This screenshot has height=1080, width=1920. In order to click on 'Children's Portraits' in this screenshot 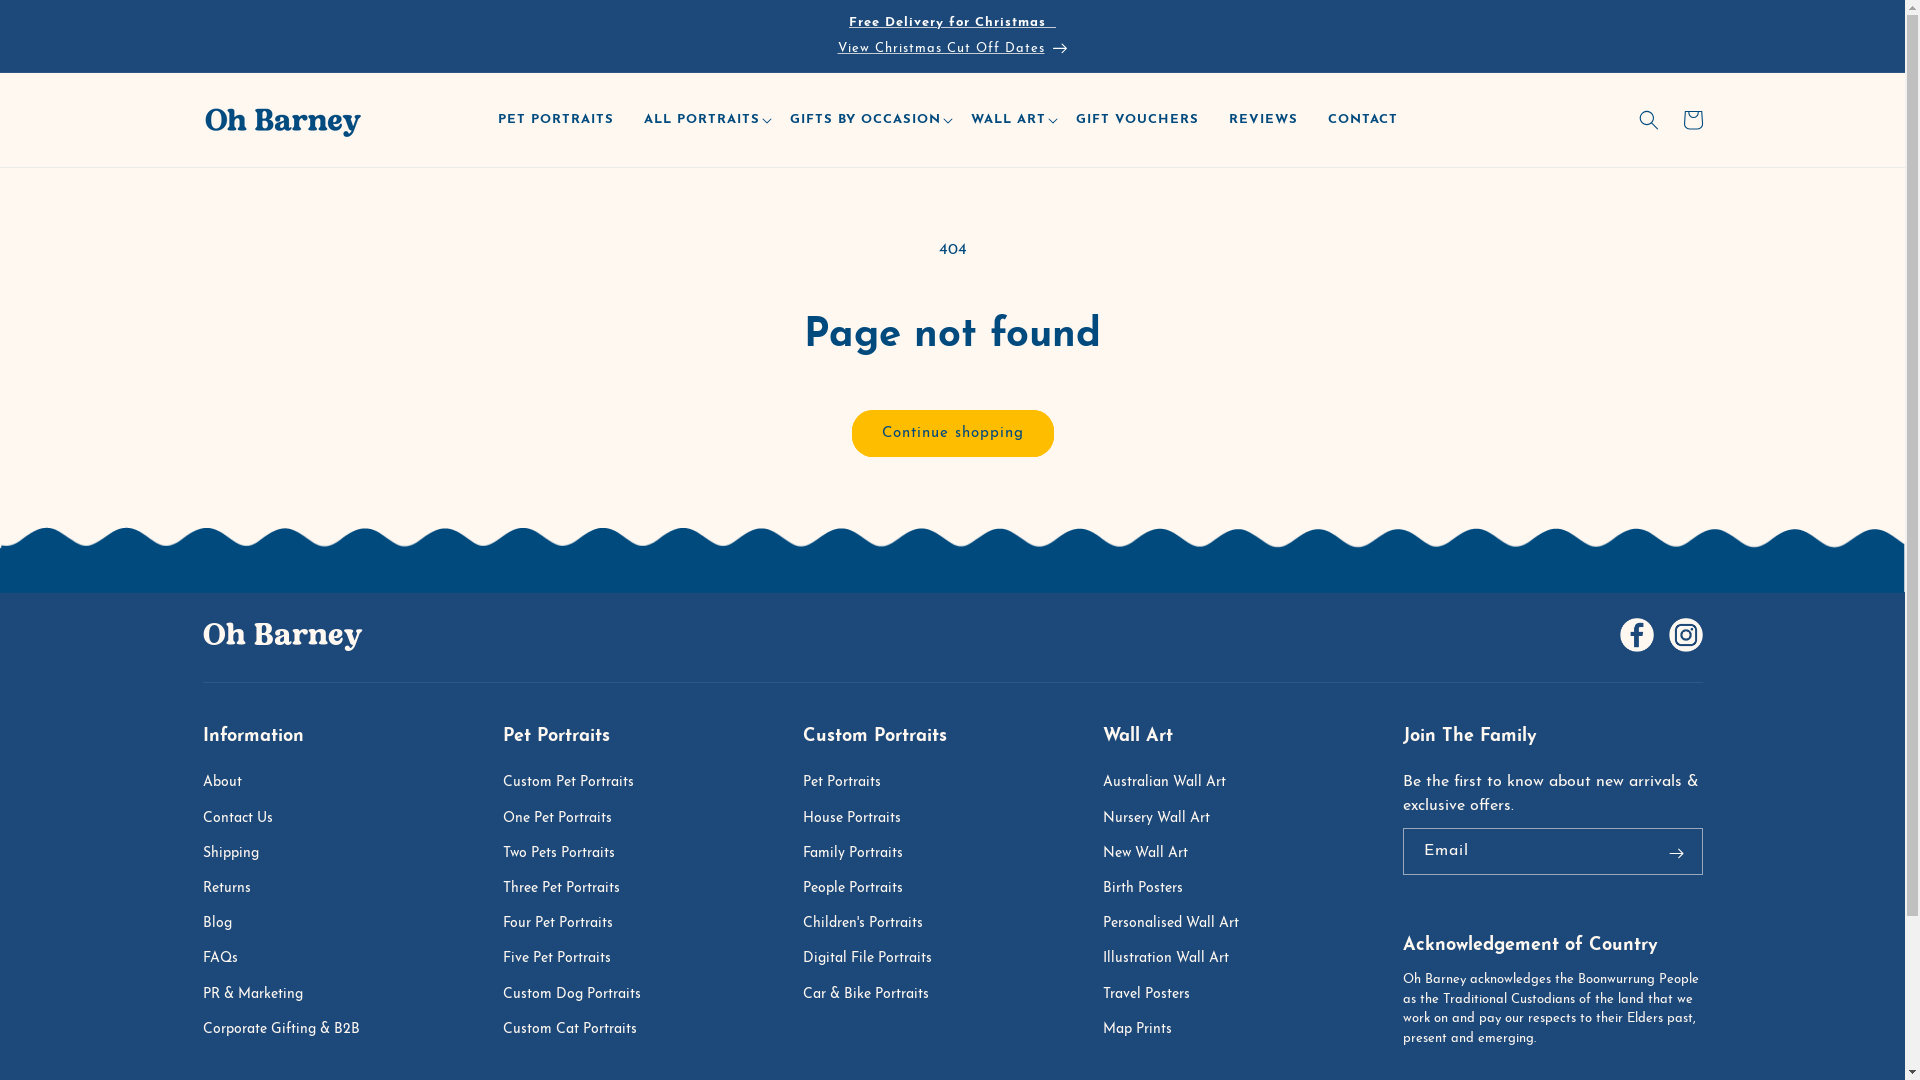, I will do `click(872, 923)`.